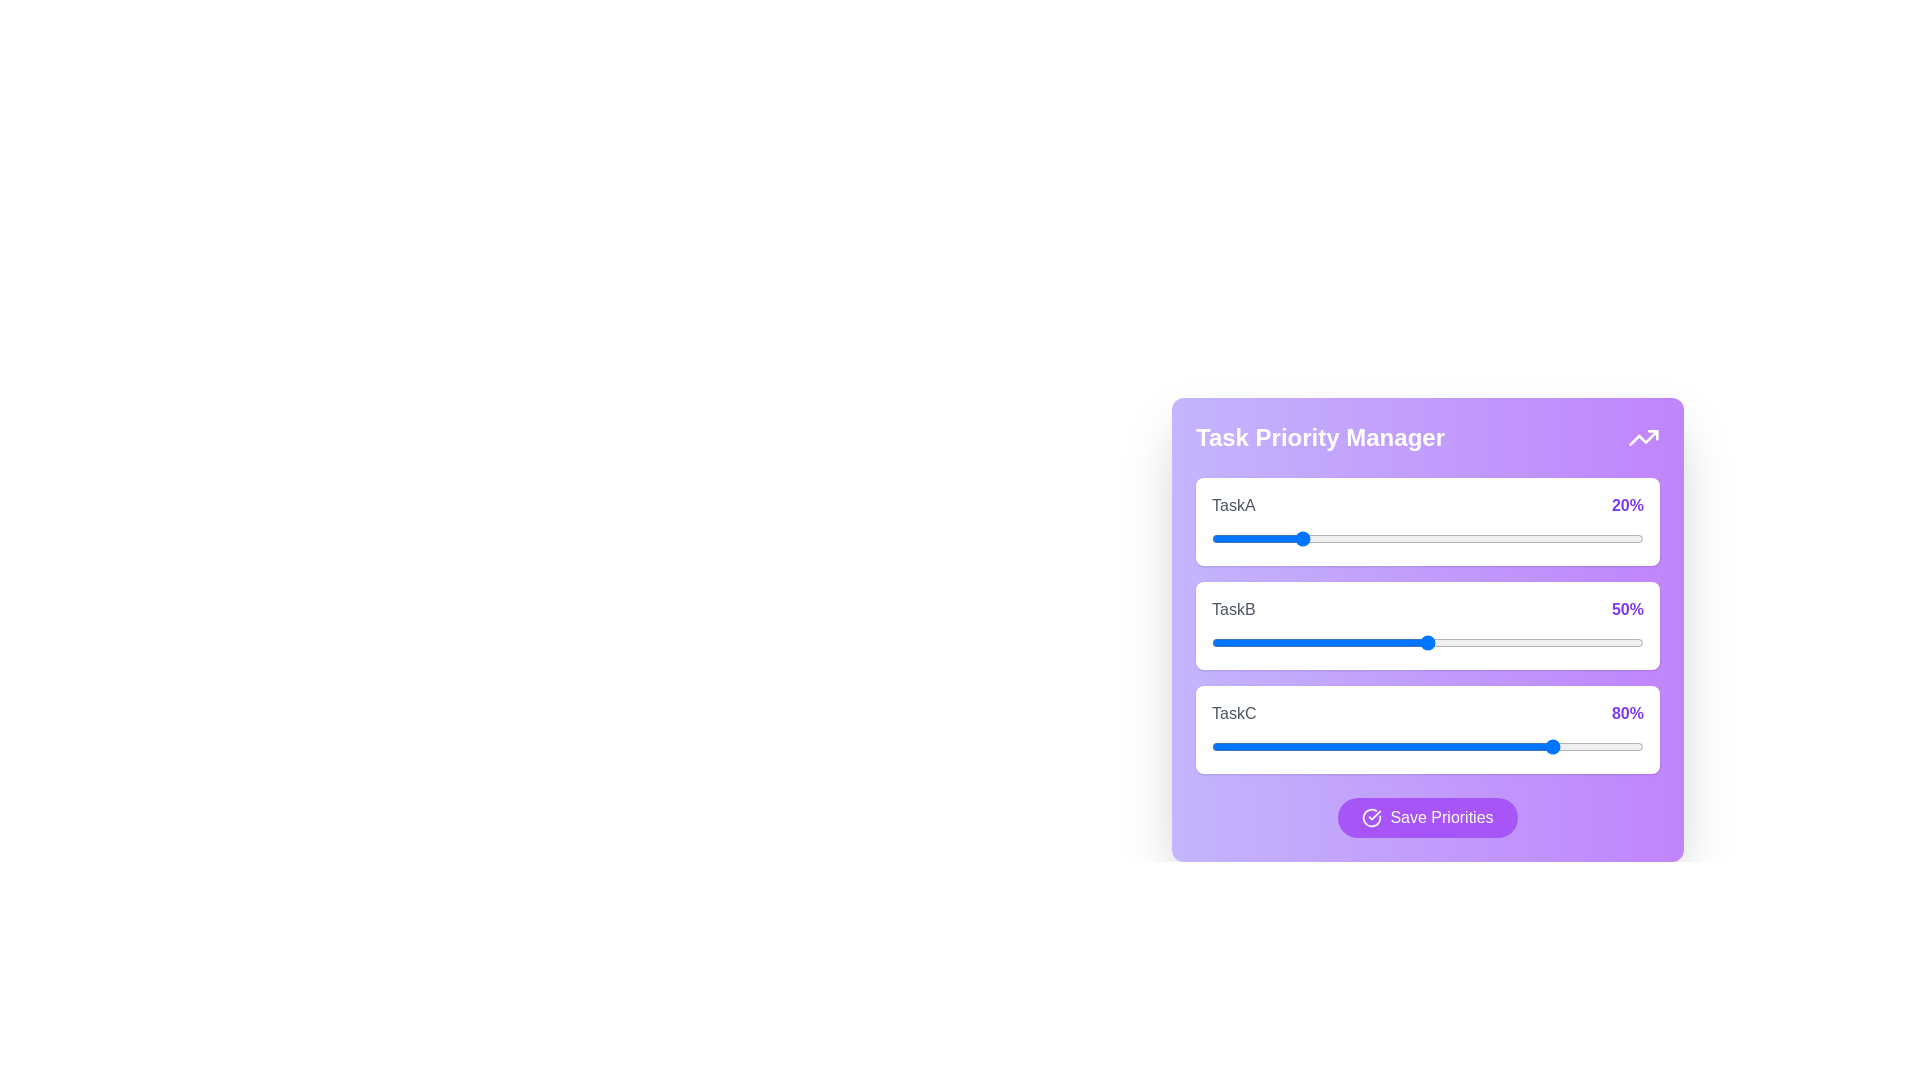  Describe the element at coordinates (1366, 538) in the screenshot. I see `the priority of TaskA to 36%` at that location.